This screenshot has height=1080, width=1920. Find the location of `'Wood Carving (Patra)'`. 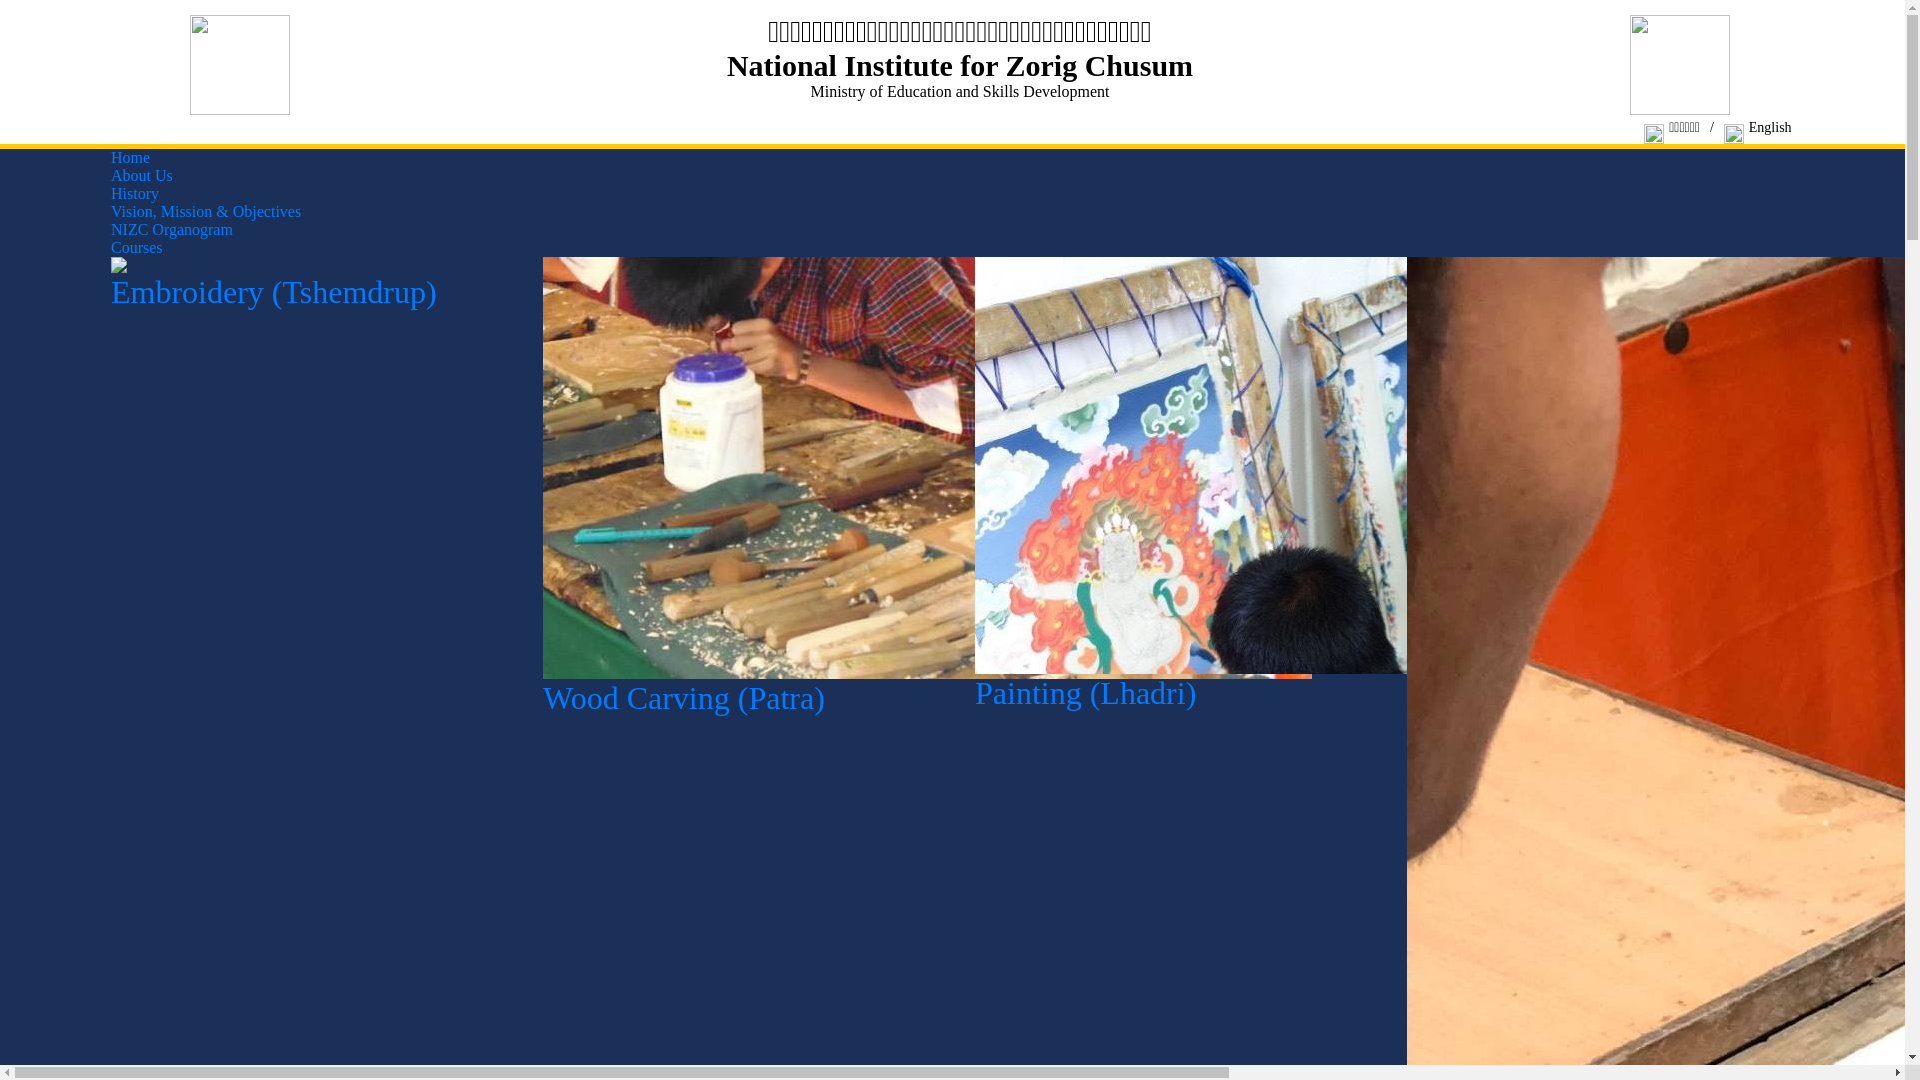

'Wood Carving (Patra)' is located at coordinates (926, 689).